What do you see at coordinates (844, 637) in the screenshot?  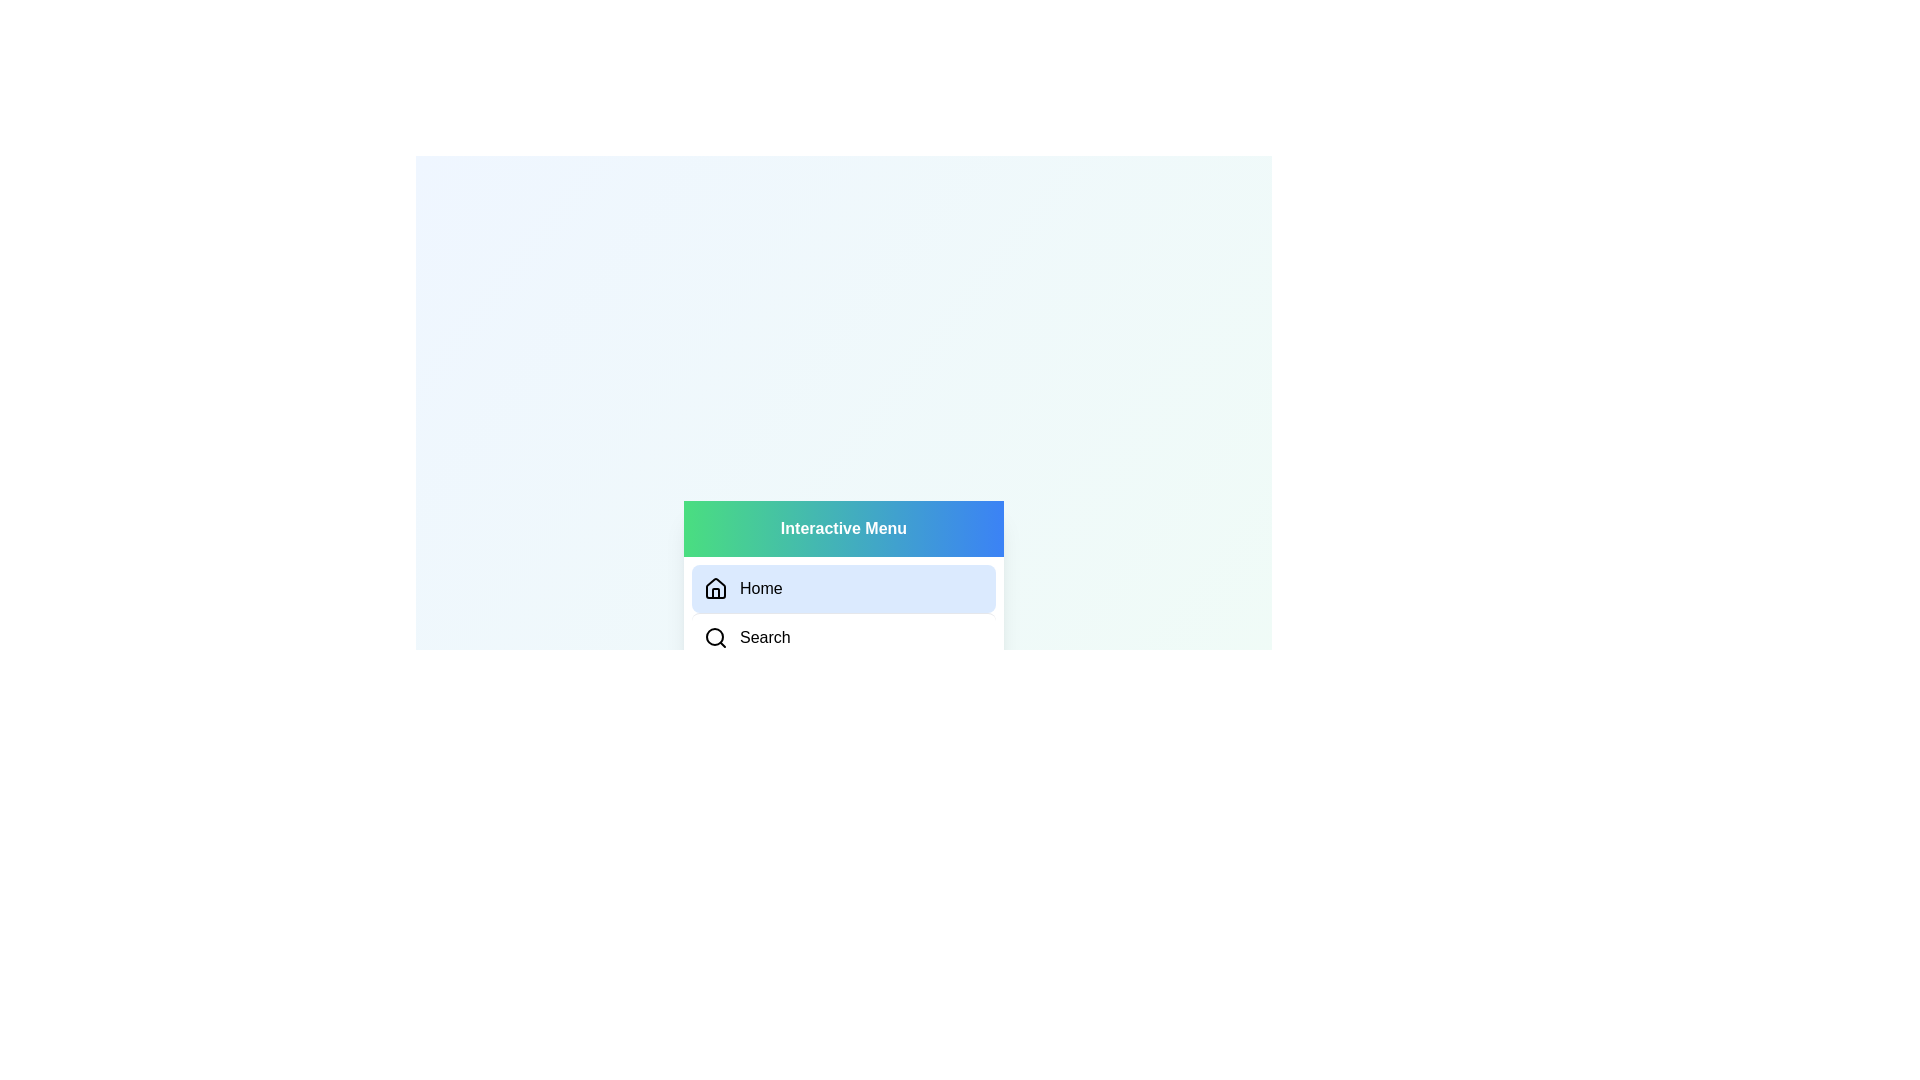 I see `the Search tab in the menu` at bounding box center [844, 637].